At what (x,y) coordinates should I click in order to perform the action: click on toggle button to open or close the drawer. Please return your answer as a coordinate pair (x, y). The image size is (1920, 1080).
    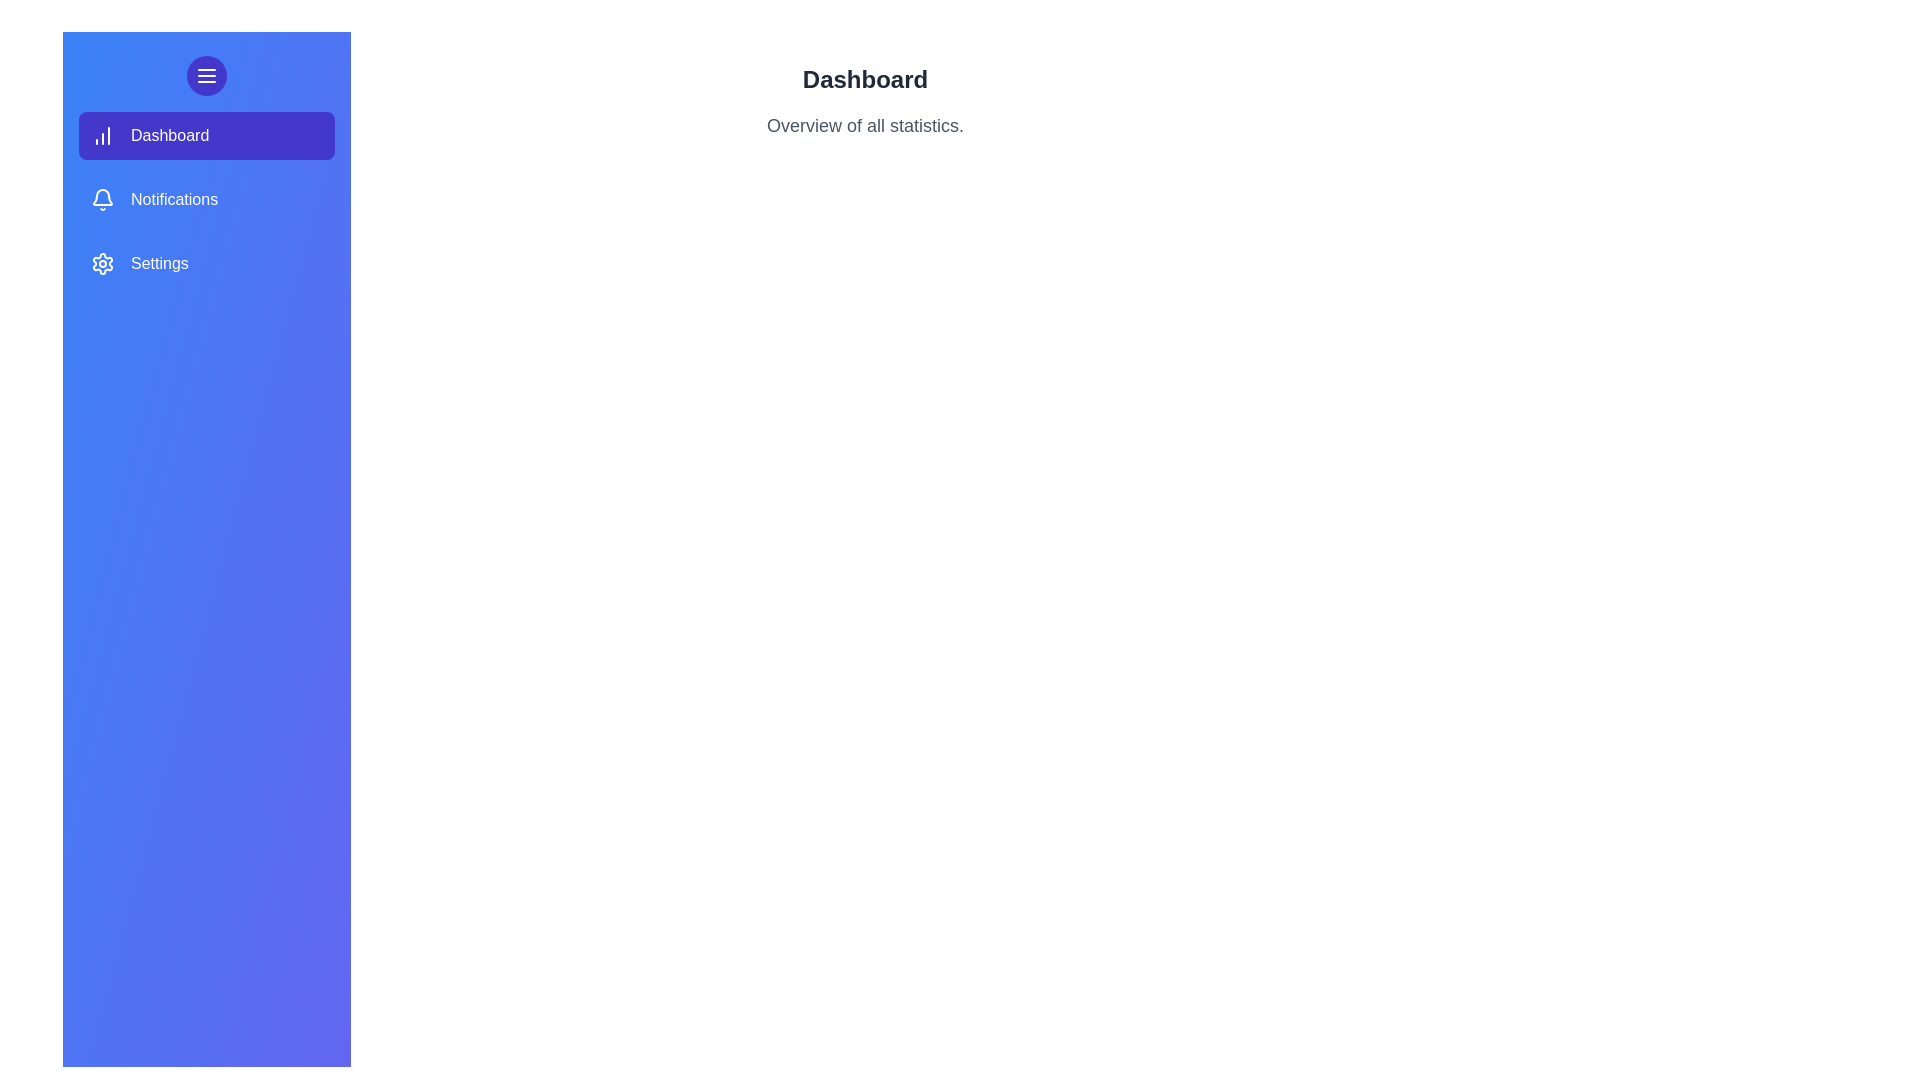
    Looking at the image, I should click on (206, 75).